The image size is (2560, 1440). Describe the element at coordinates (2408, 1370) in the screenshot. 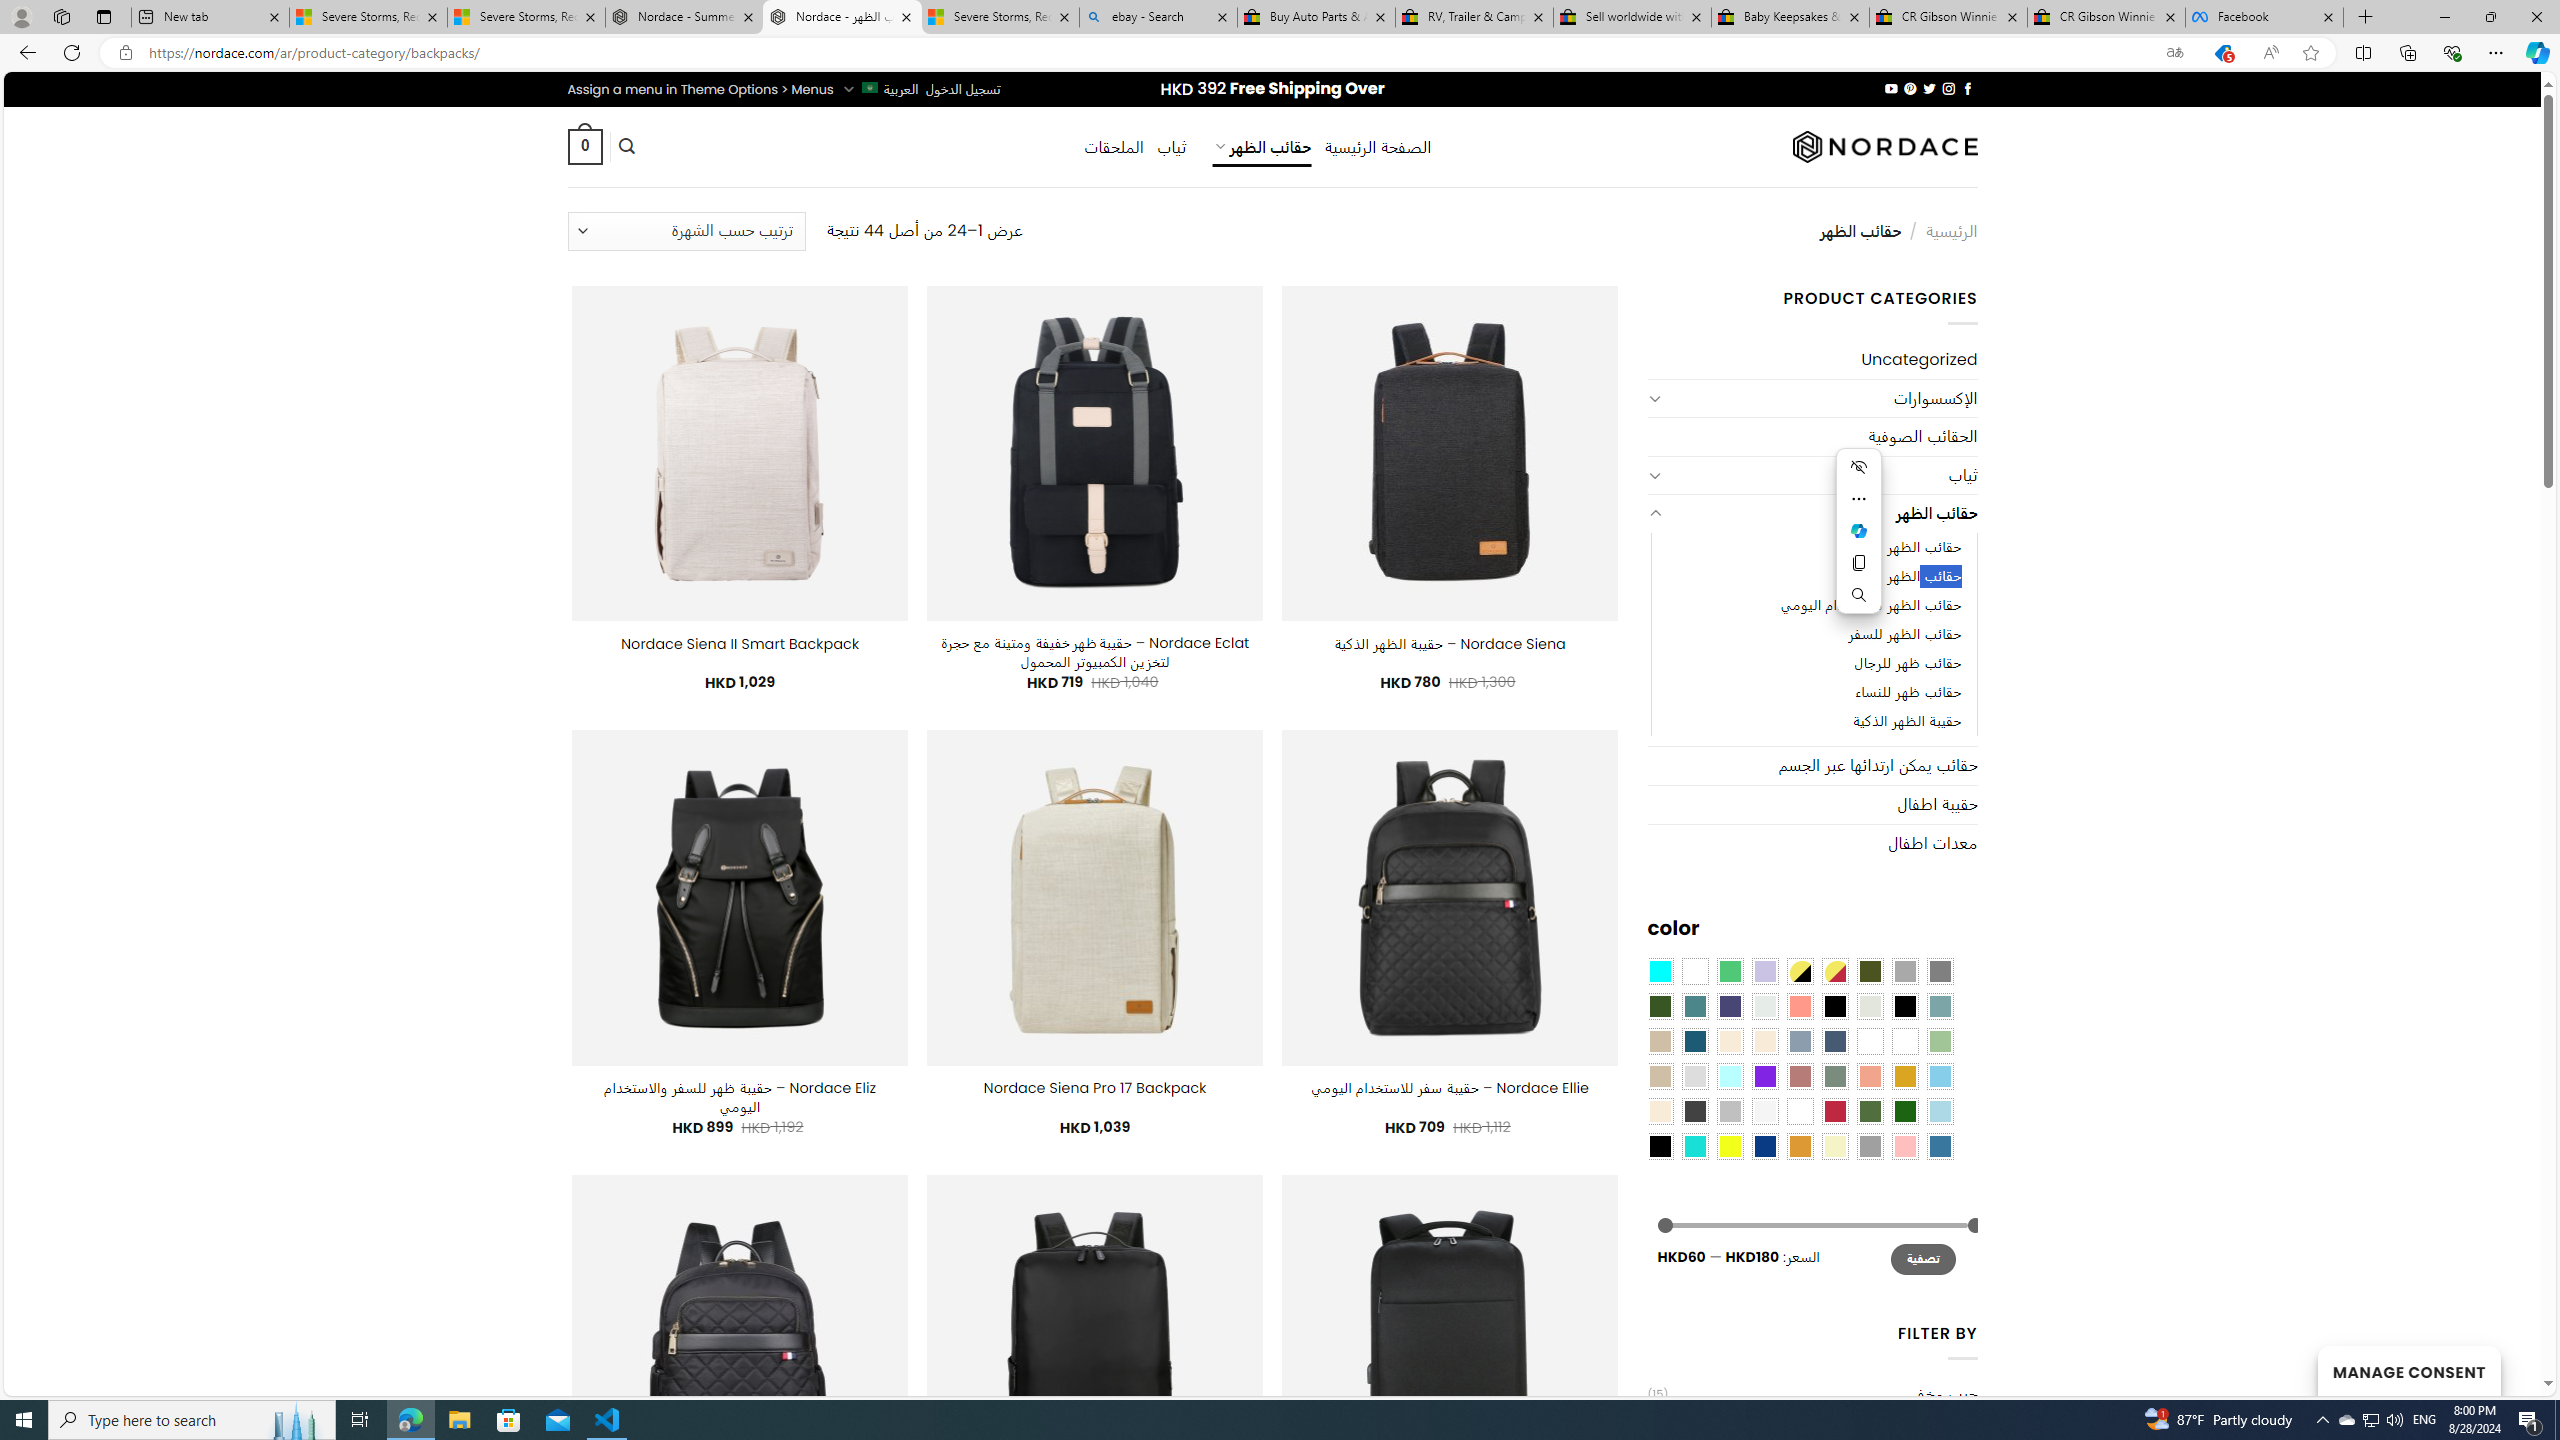

I see `'MANAGE CONSENT'` at that location.